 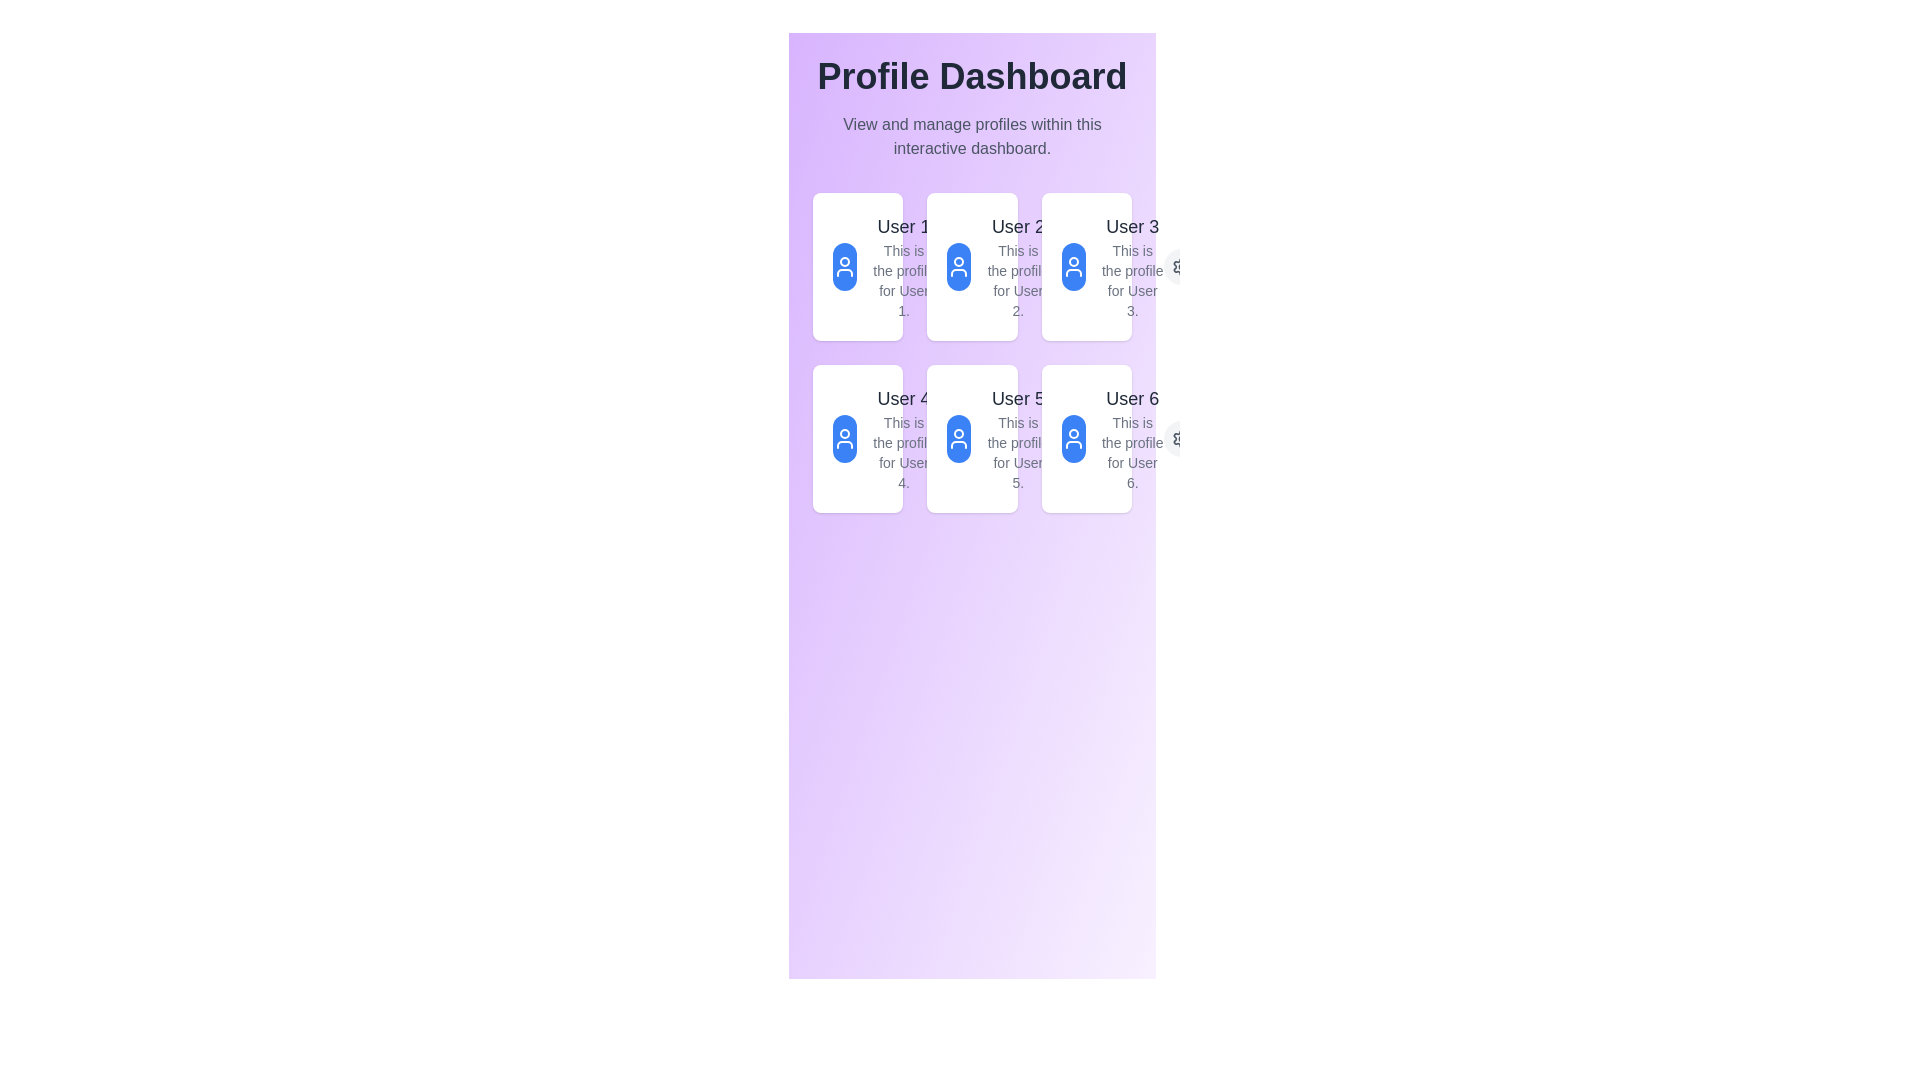 What do you see at coordinates (882, 265) in the screenshot?
I see `the profile card for 'User 1', which includes a blue circular icon with a white user silhouette and the title 'User 1' in bold text` at bounding box center [882, 265].